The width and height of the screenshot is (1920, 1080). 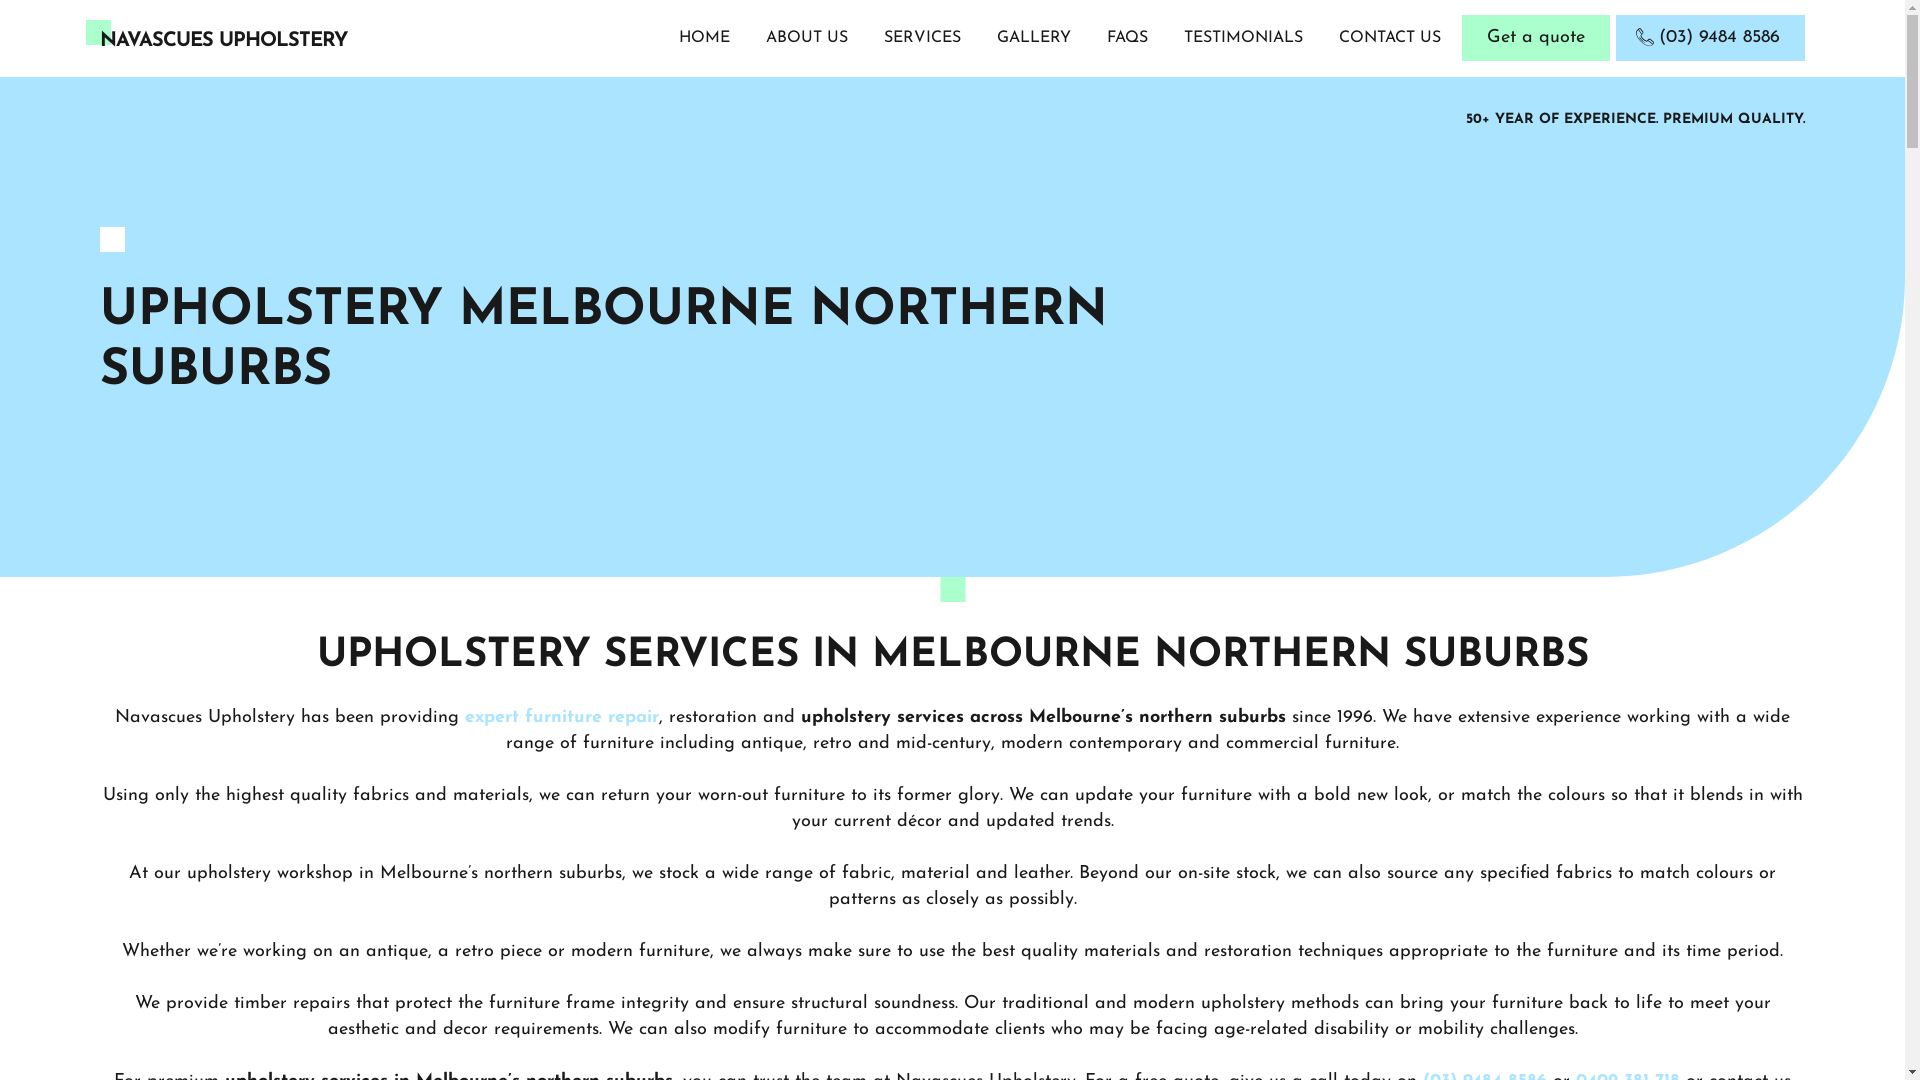 I want to click on 'TESTIMONIALS', so click(x=1242, y=38).